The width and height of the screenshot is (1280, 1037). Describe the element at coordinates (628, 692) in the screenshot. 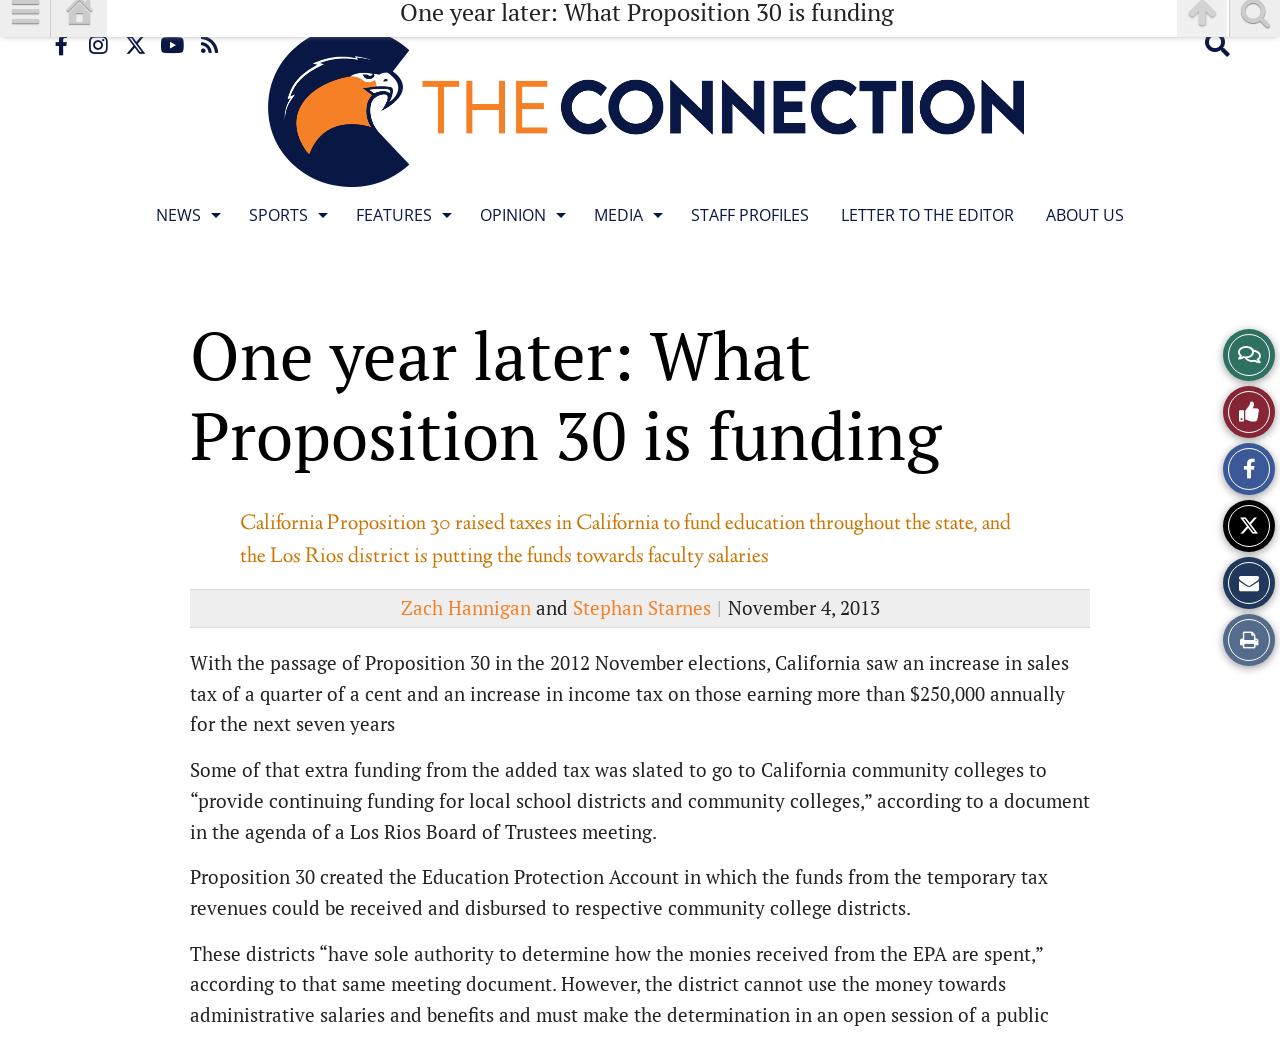

I see `'With the passage of Proposition 30 in the 2012 November elections, California saw an increase in sales tax of a quarter of a cent and an increase in income tax on those earning more than $250,000 annually for the next seven years'` at that location.